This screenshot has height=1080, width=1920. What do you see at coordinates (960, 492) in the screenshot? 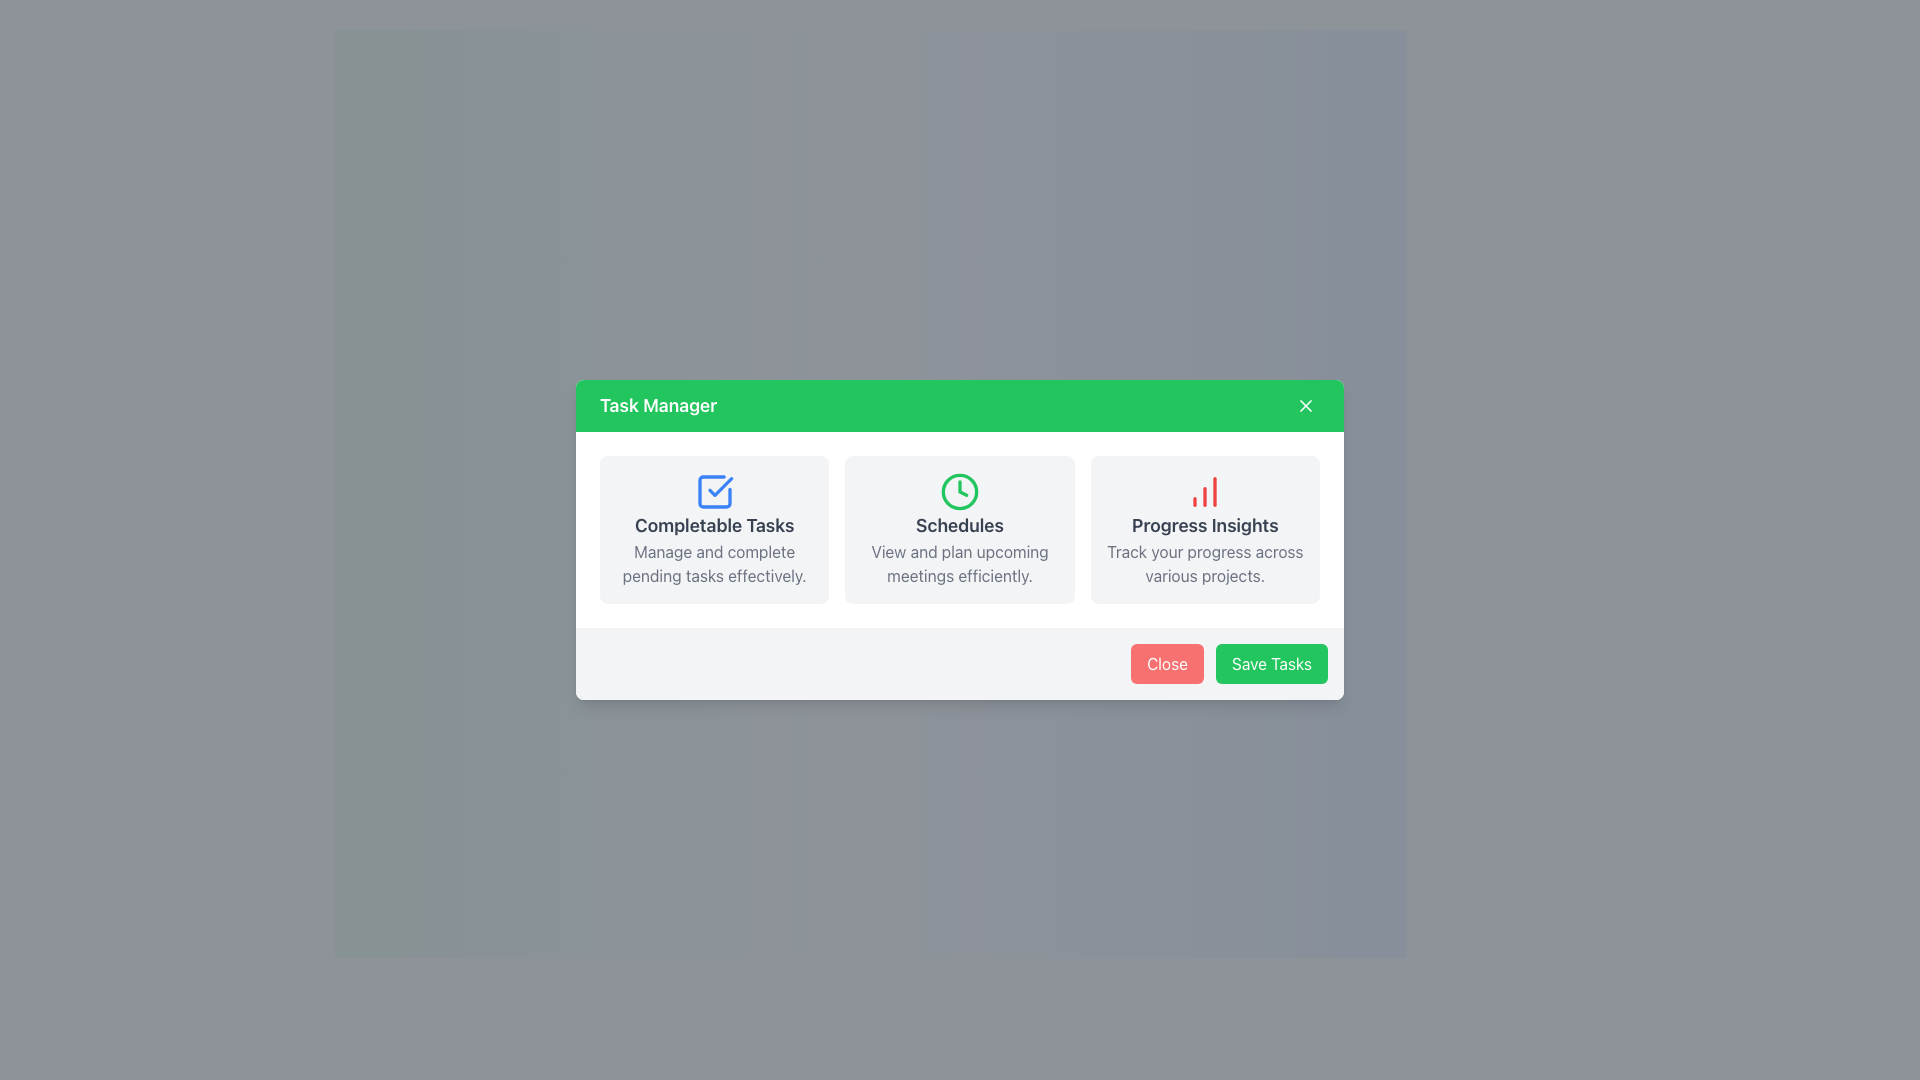
I see `the circular boundary of the clock icon located in the middle section of the 'Schedules' panel in the Task Manager dialog` at bounding box center [960, 492].